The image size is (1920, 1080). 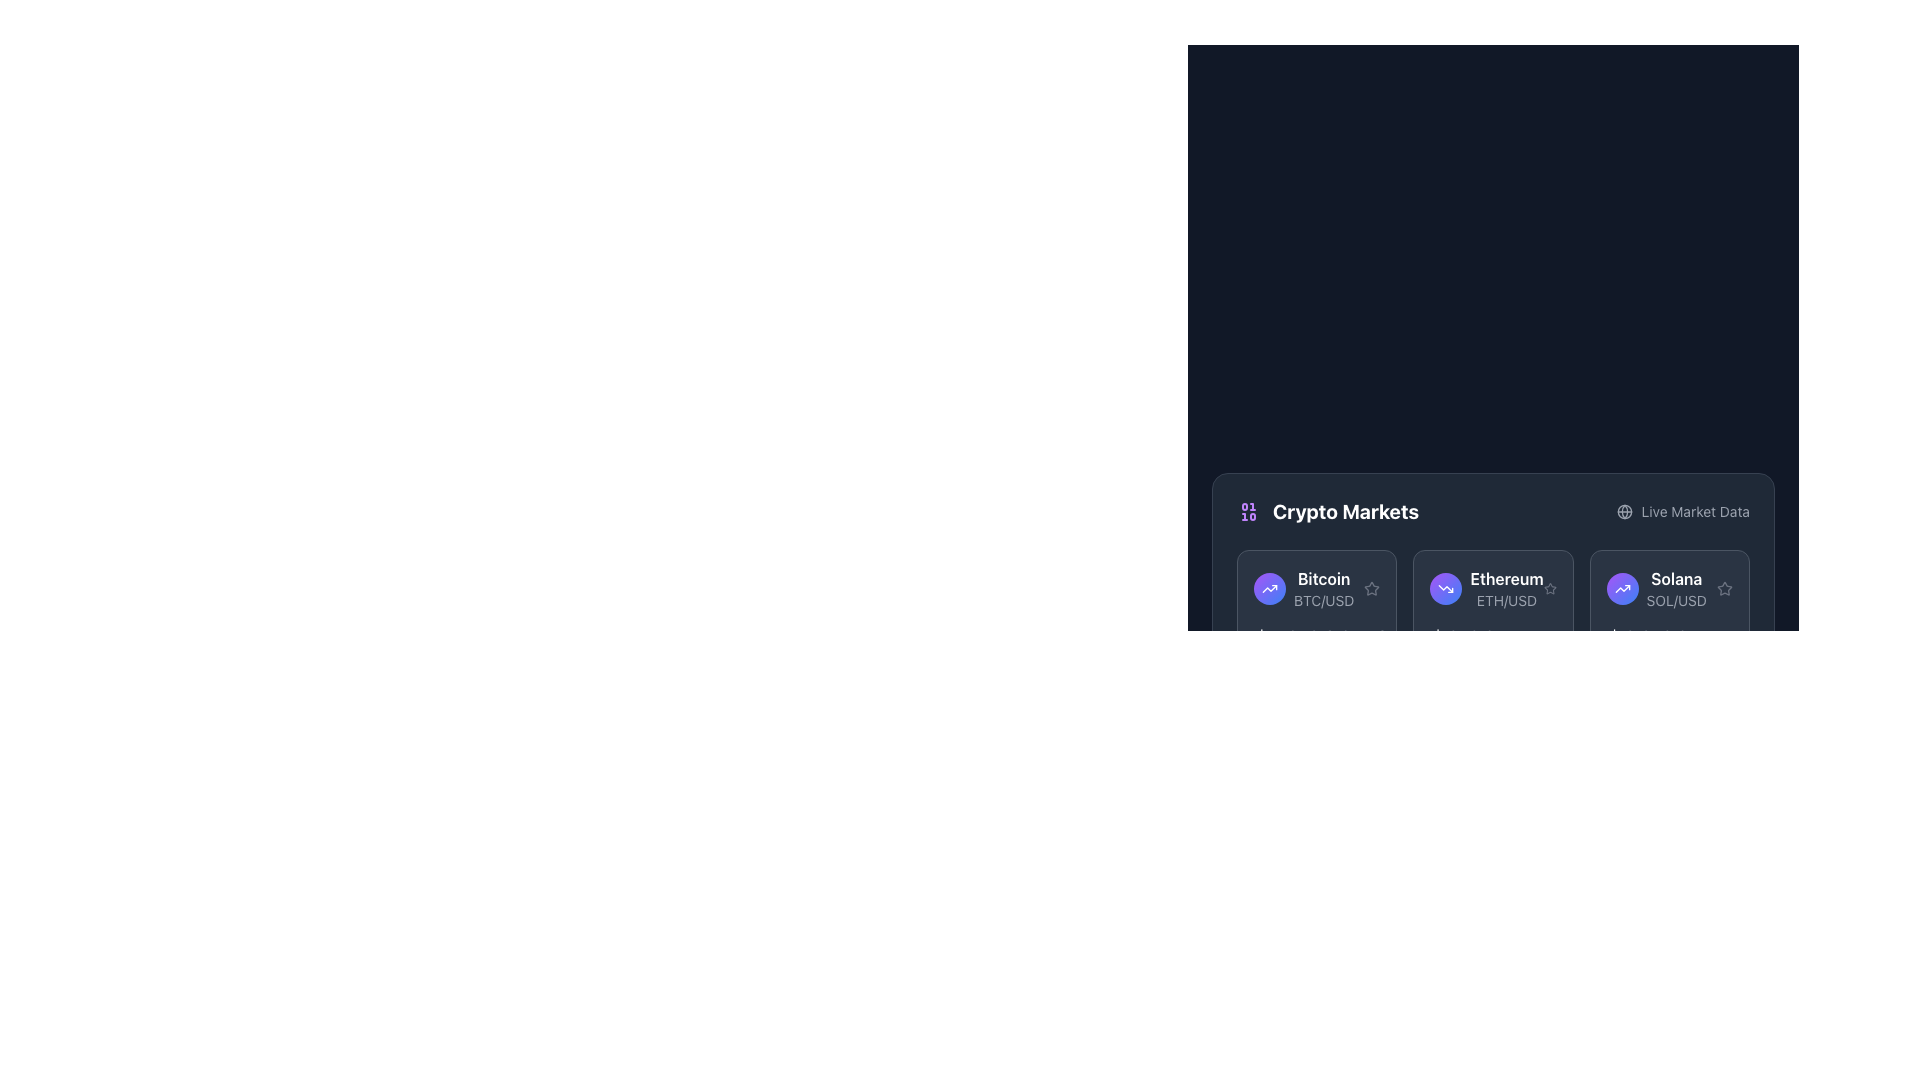 I want to click on on the Ethereum item card in the cryptocurrency market interface, so click(x=1493, y=588).